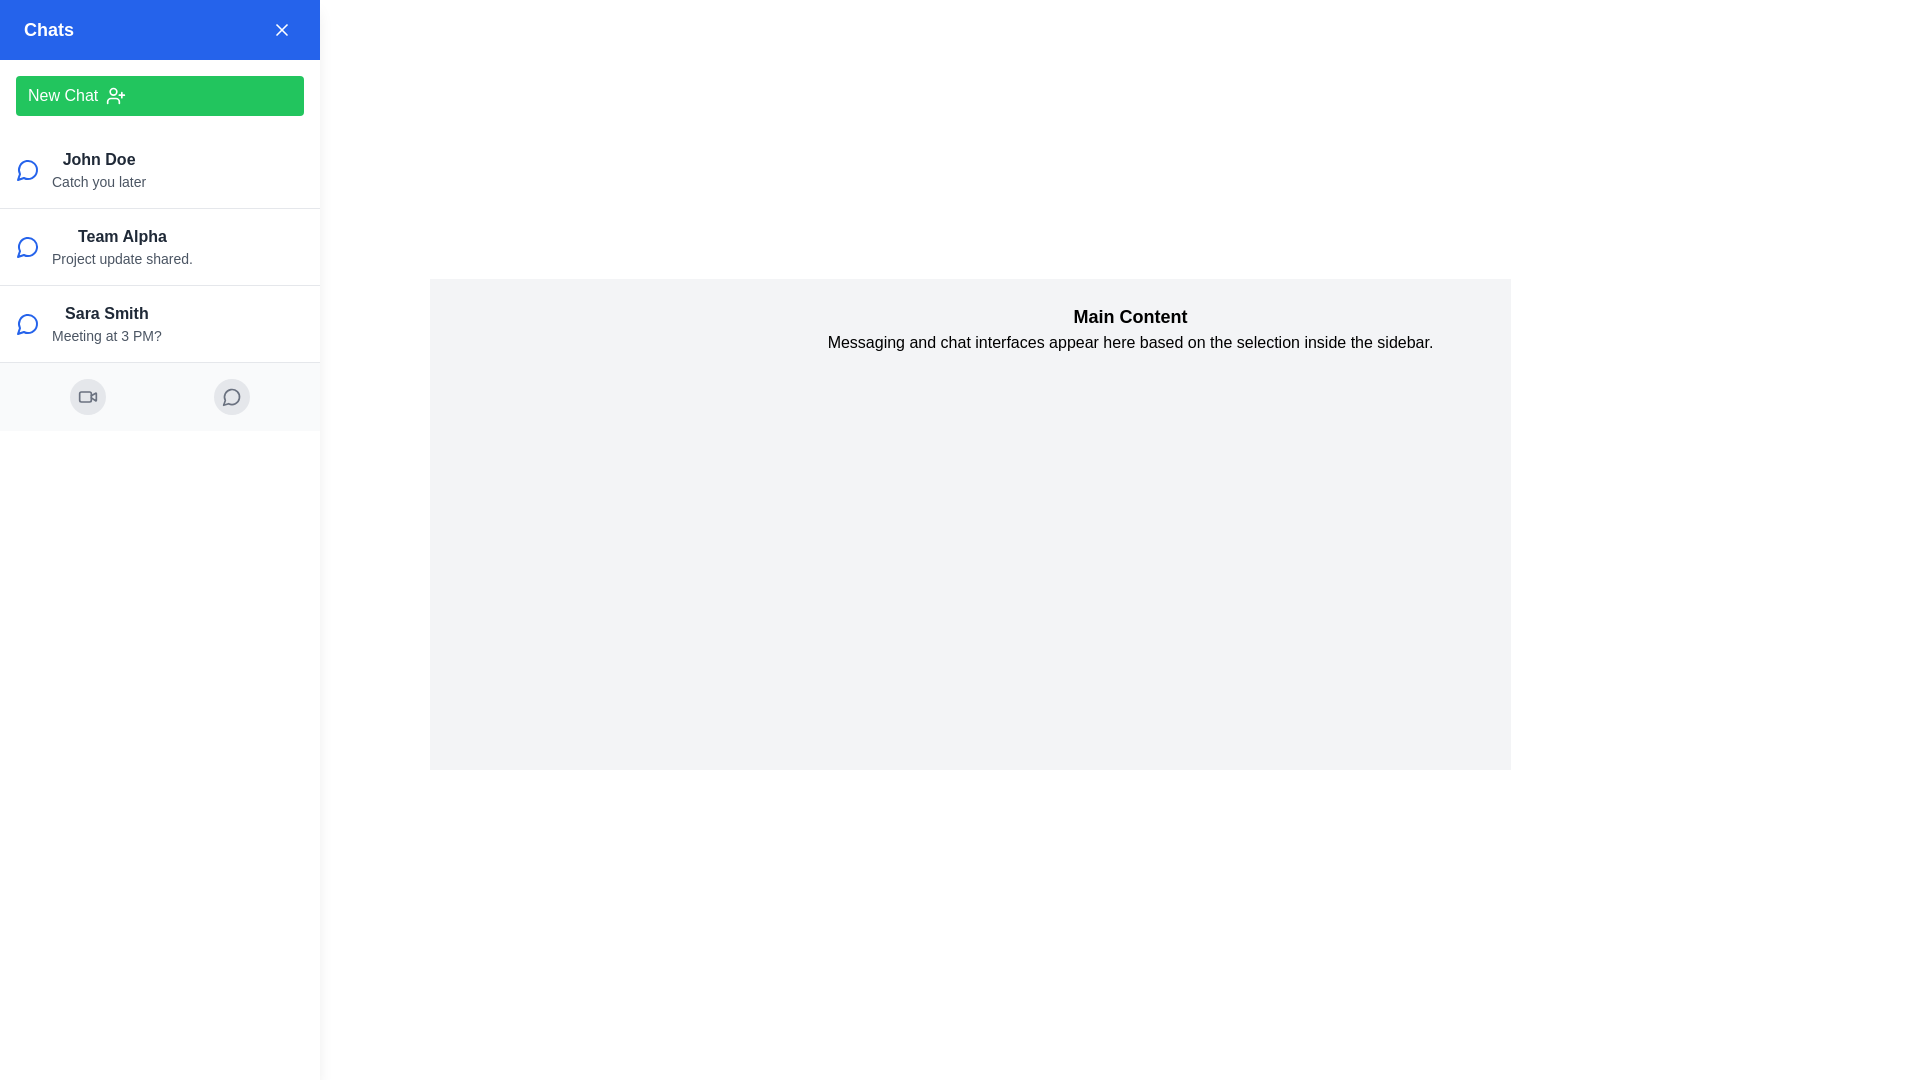  I want to click on the chat bubble icon indicating the 'Team Alpha' chat entry in the sidebar, so click(27, 246).